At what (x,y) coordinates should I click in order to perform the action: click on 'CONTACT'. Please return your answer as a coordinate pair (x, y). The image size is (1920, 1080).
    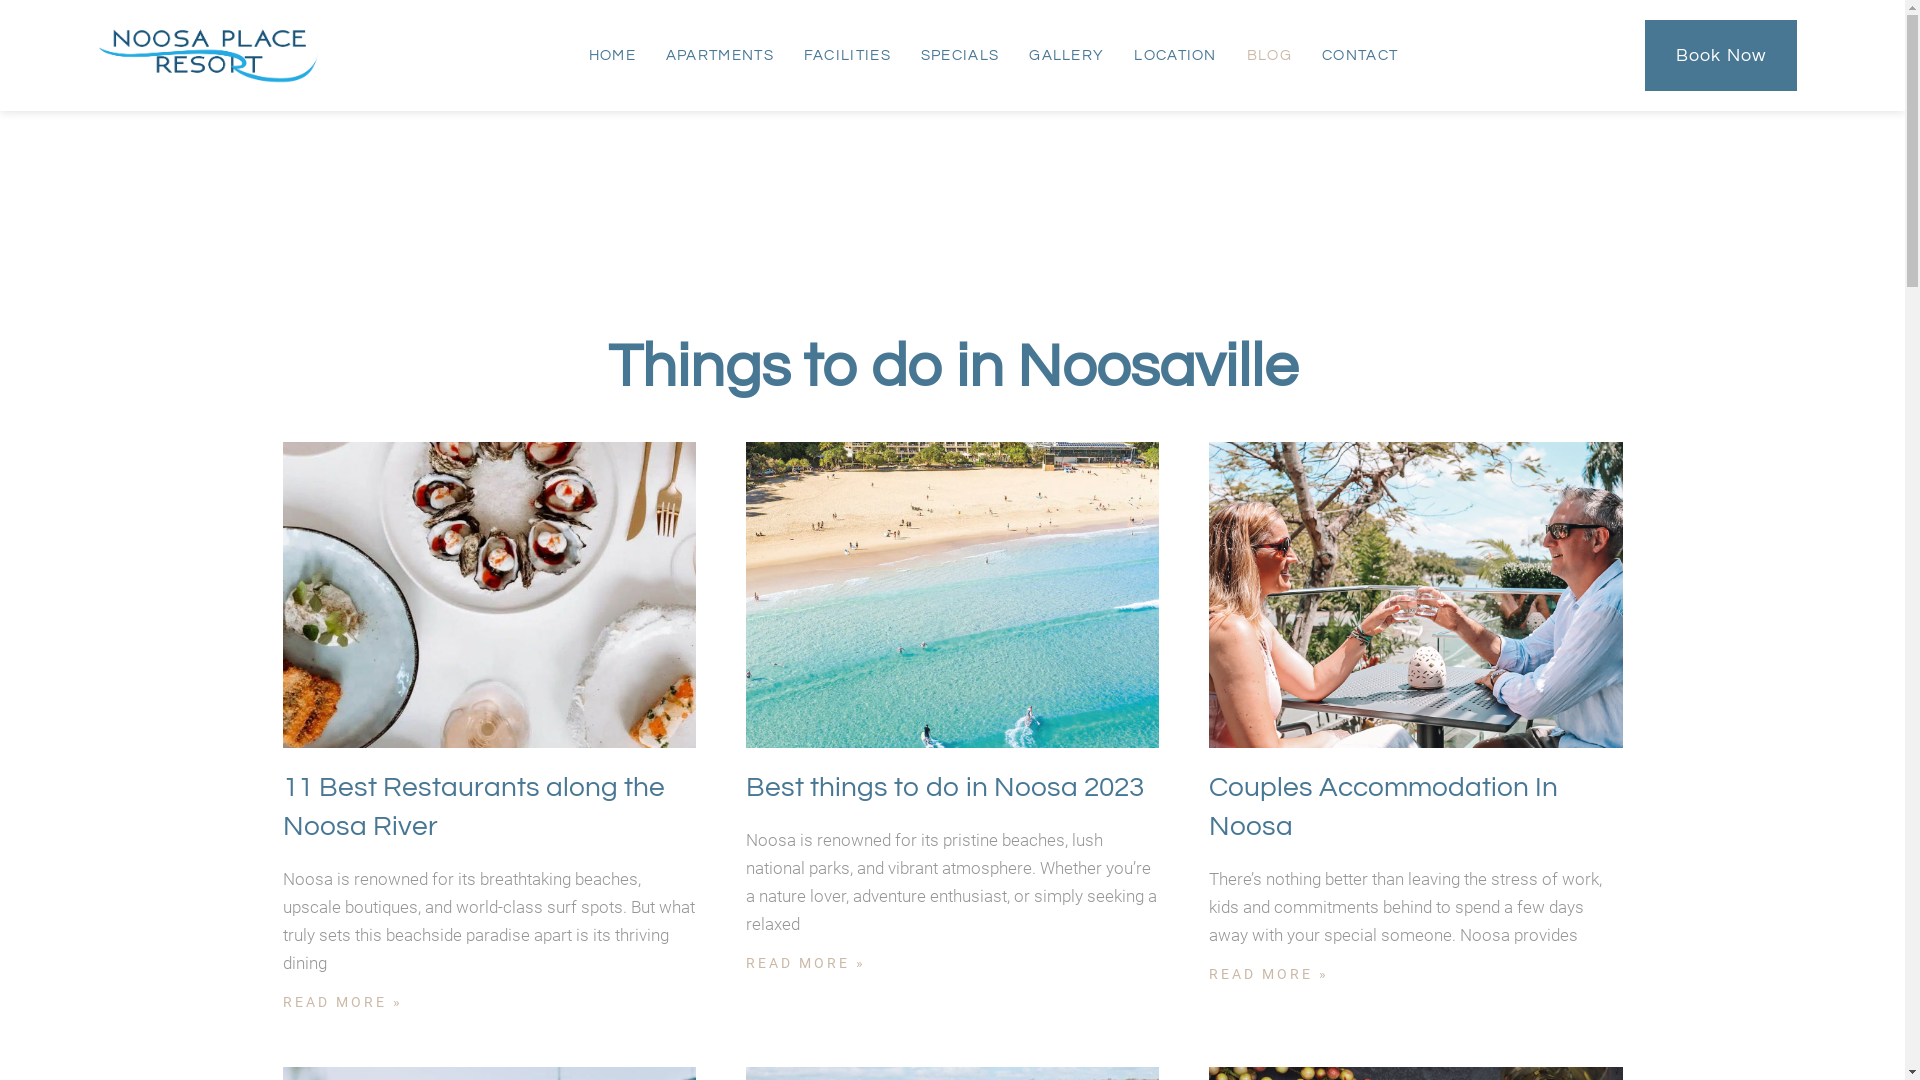
    Looking at the image, I should click on (1306, 54).